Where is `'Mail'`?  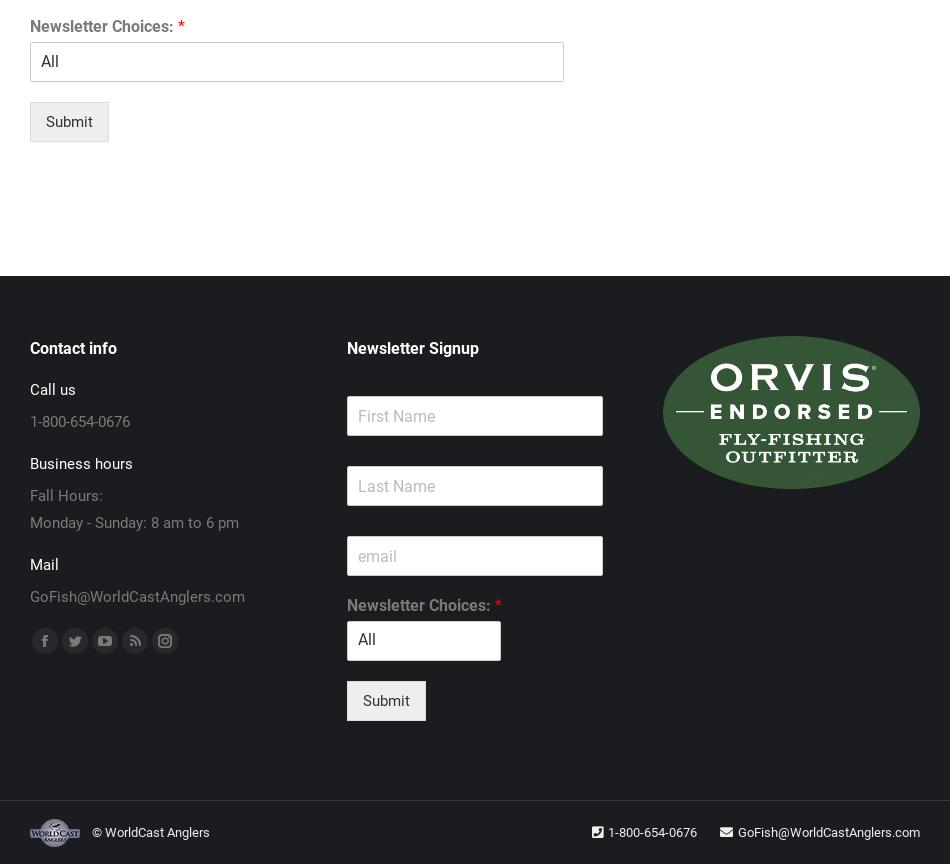 'Mail' is located at coordinates (44, 563).